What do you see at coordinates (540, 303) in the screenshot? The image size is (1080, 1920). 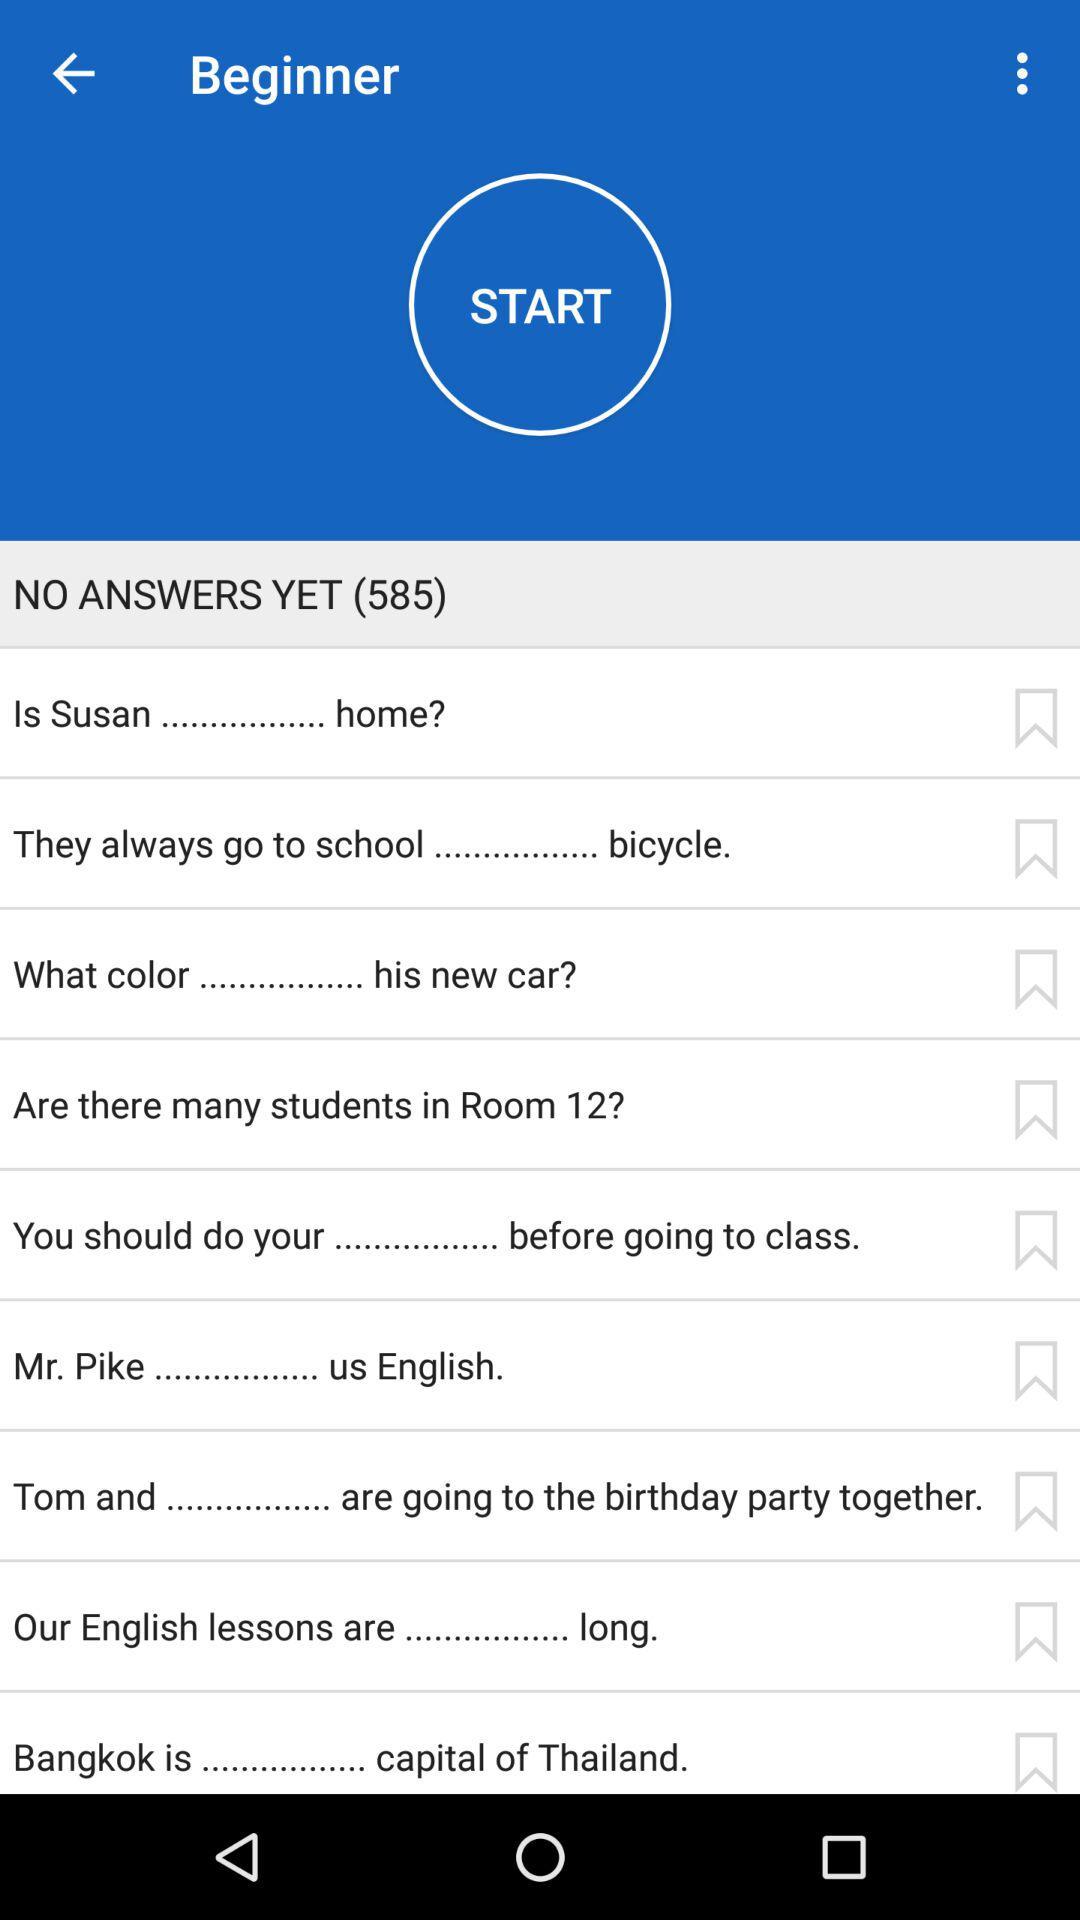 I see `start icon` at bounding box center [540, 303].